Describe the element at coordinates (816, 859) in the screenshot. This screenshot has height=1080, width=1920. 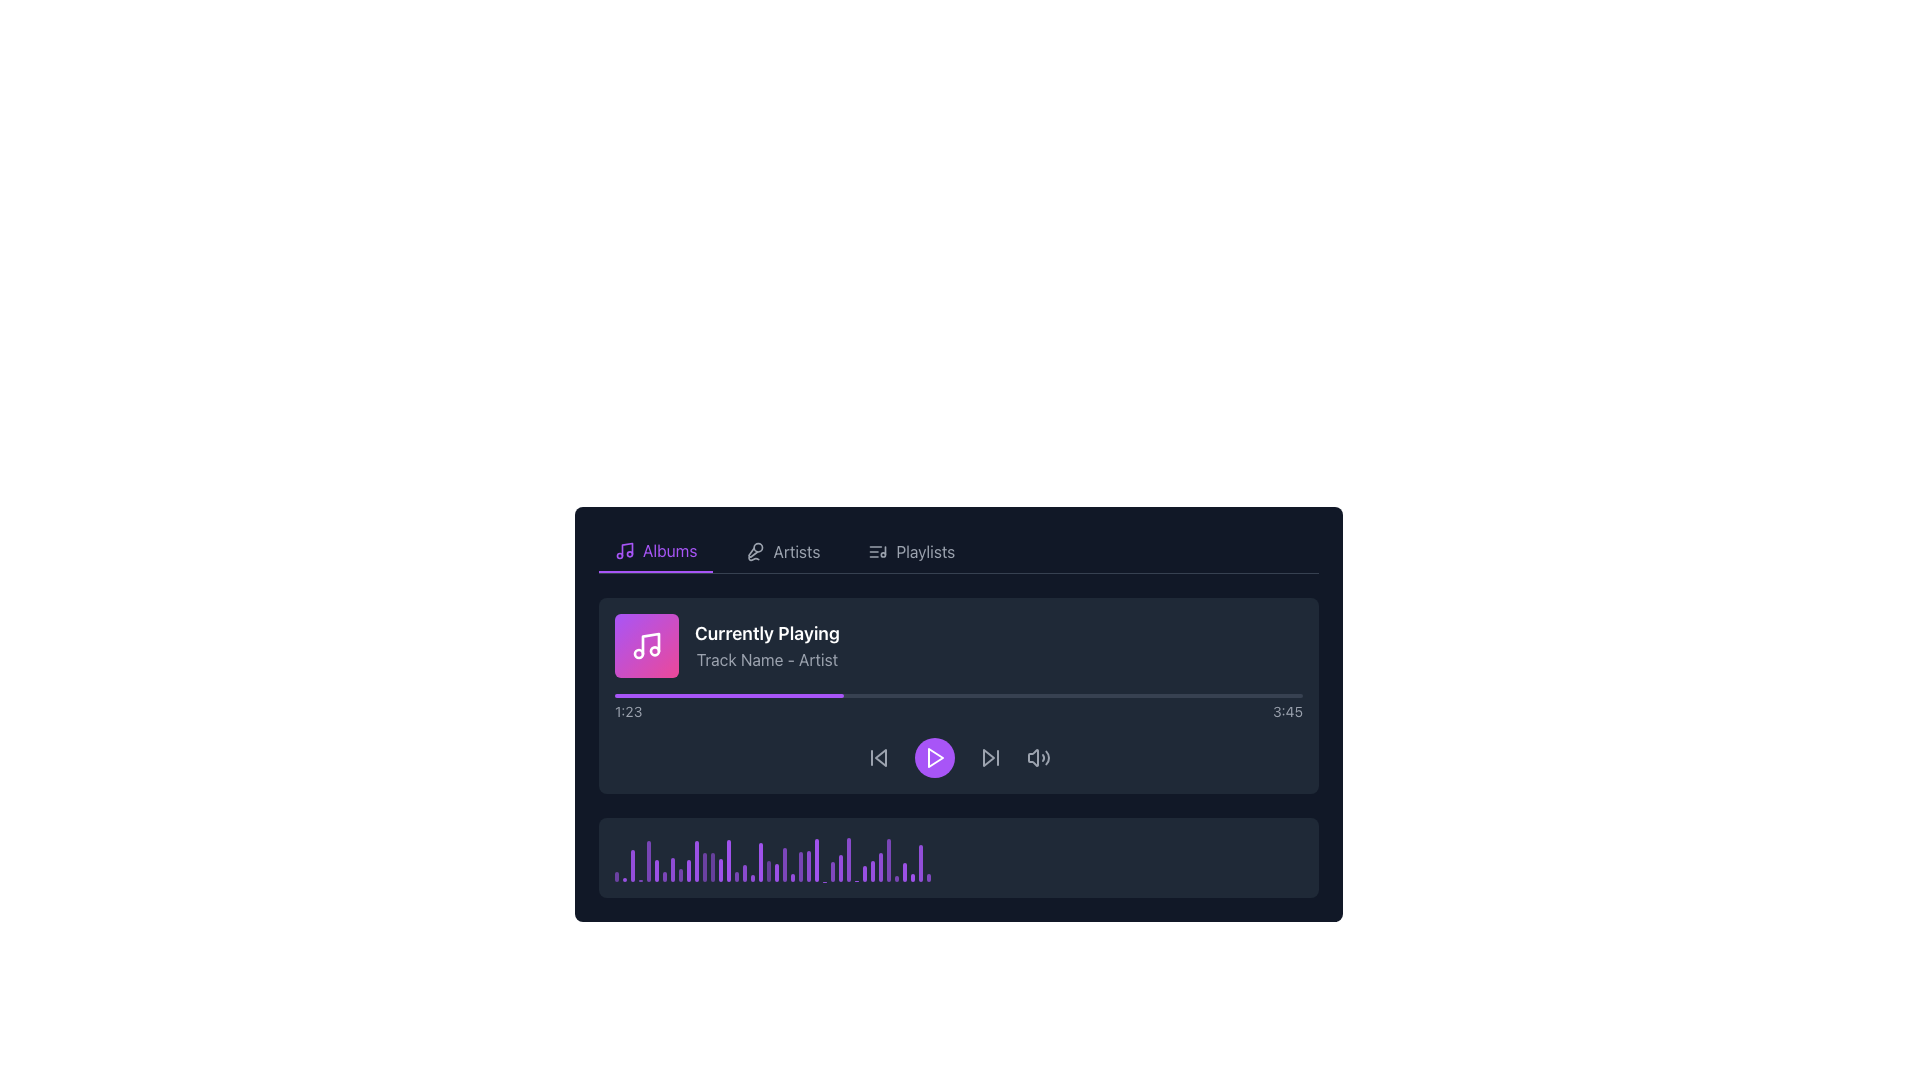
I see `the purple vertical bar with rounded top and bottom, which is the twenty-fifth in the waveform visualization located at the bottom of the interface` at that location.